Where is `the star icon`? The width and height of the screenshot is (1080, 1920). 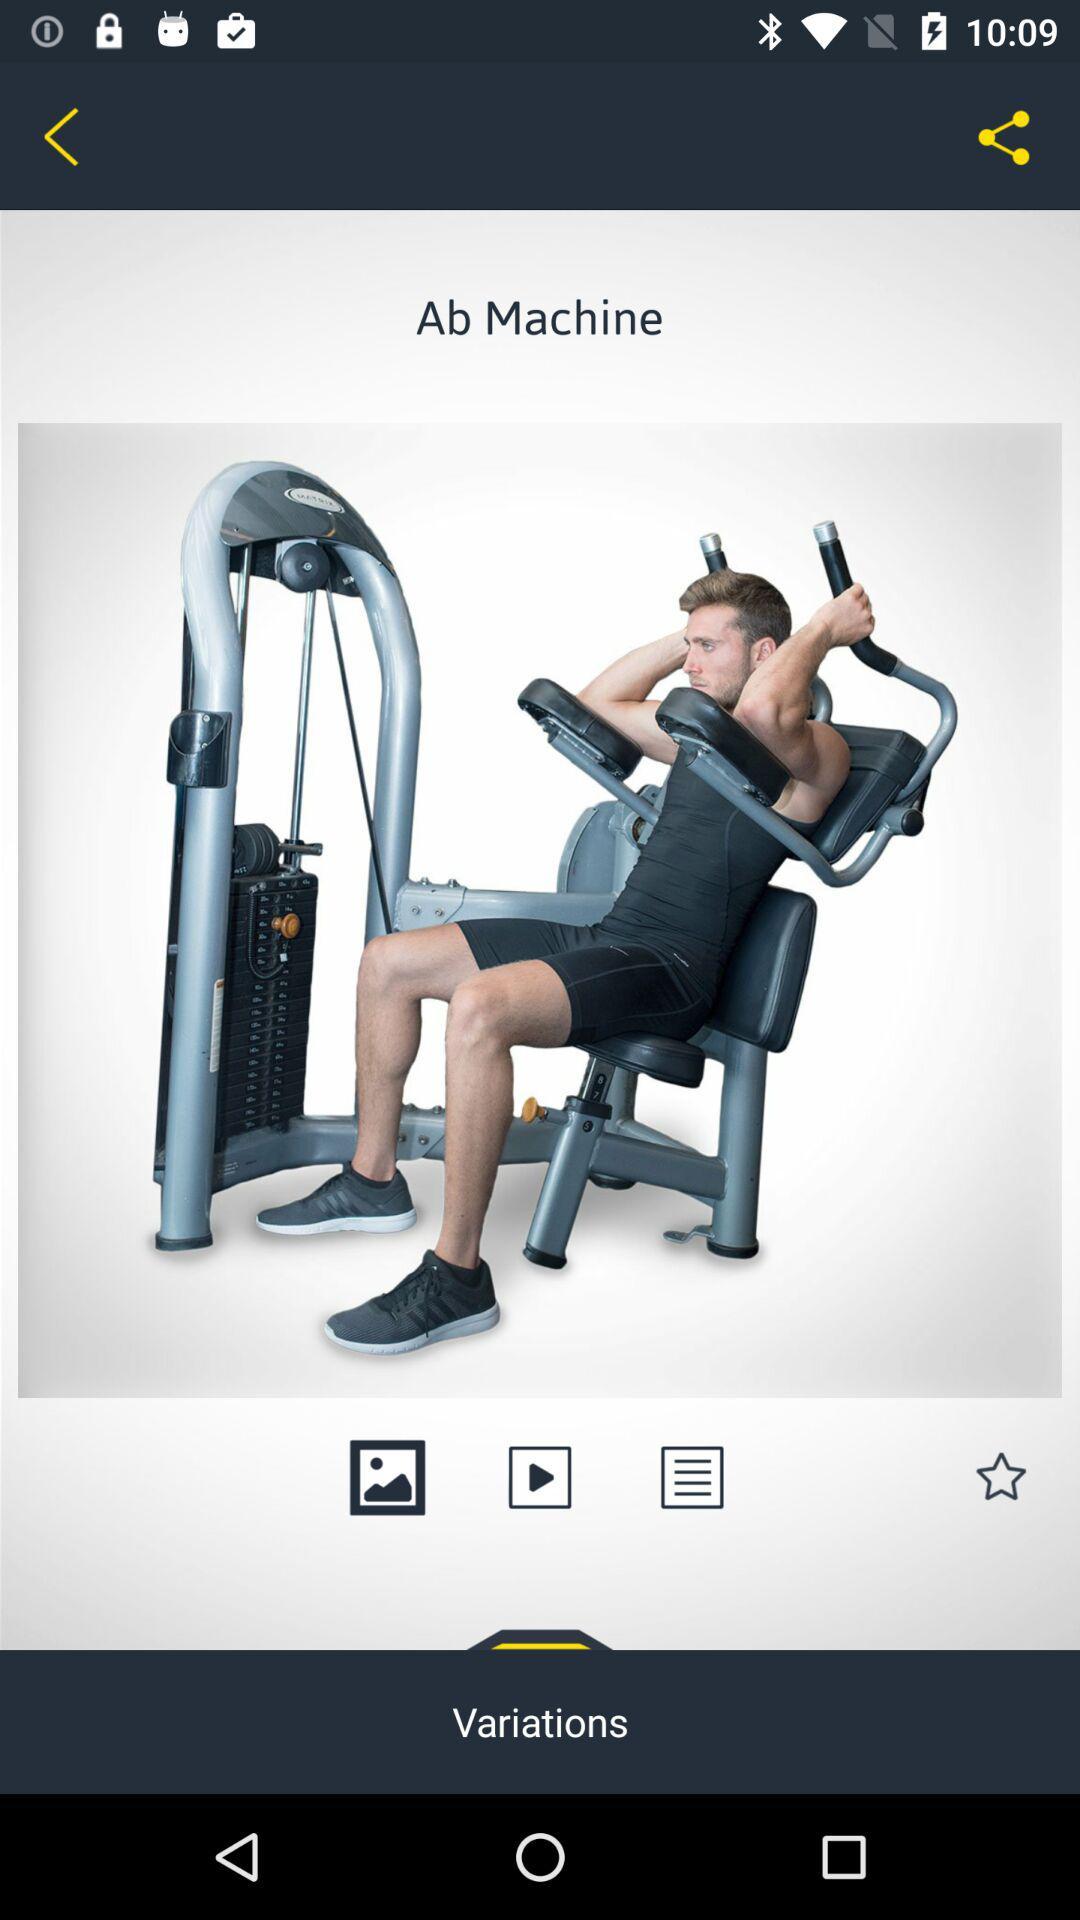
the star icon is located at coordinates (1001, 1476).